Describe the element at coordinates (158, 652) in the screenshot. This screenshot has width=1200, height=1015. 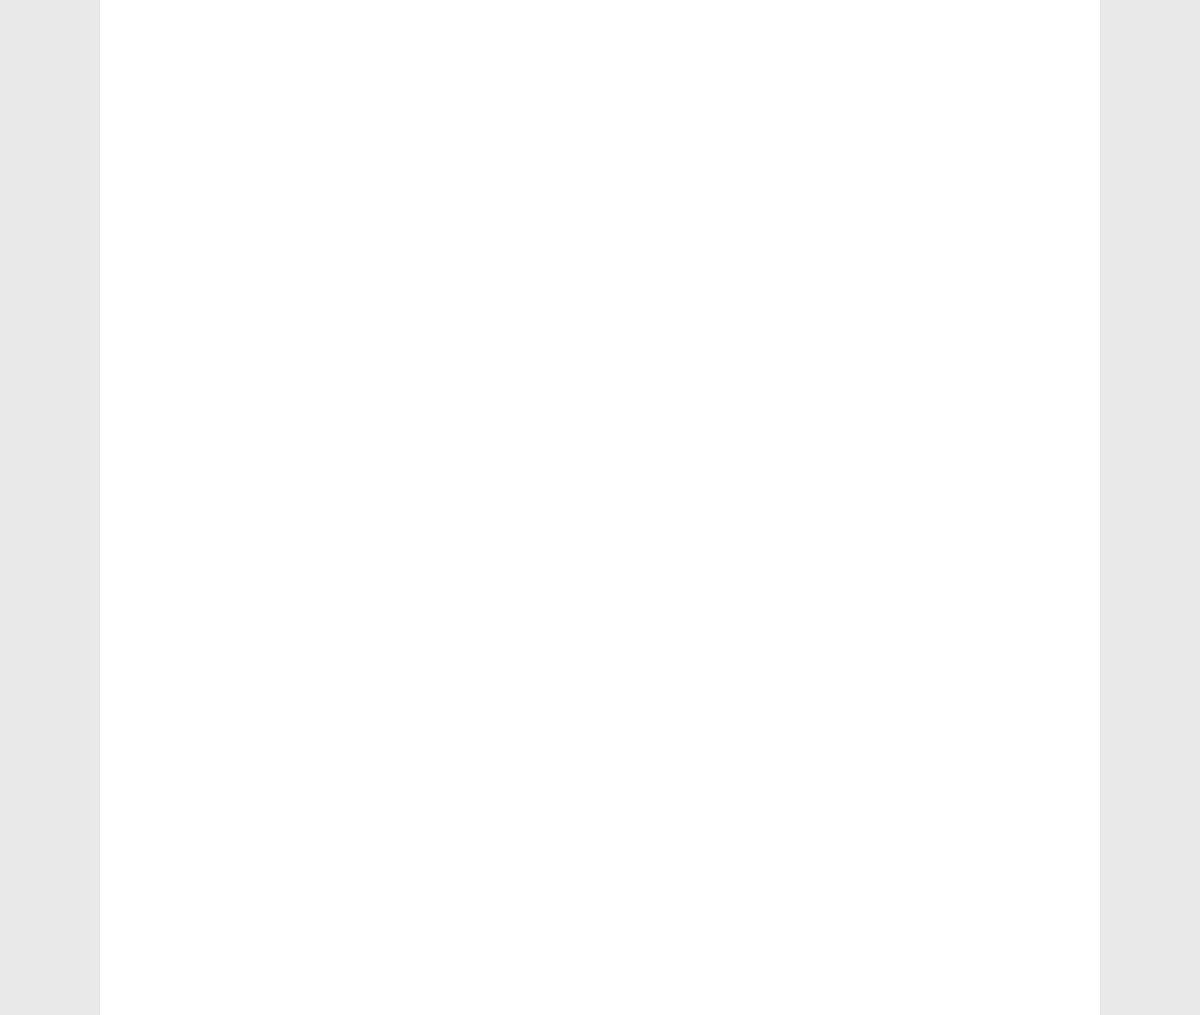
I see `'VAT'` at that location.